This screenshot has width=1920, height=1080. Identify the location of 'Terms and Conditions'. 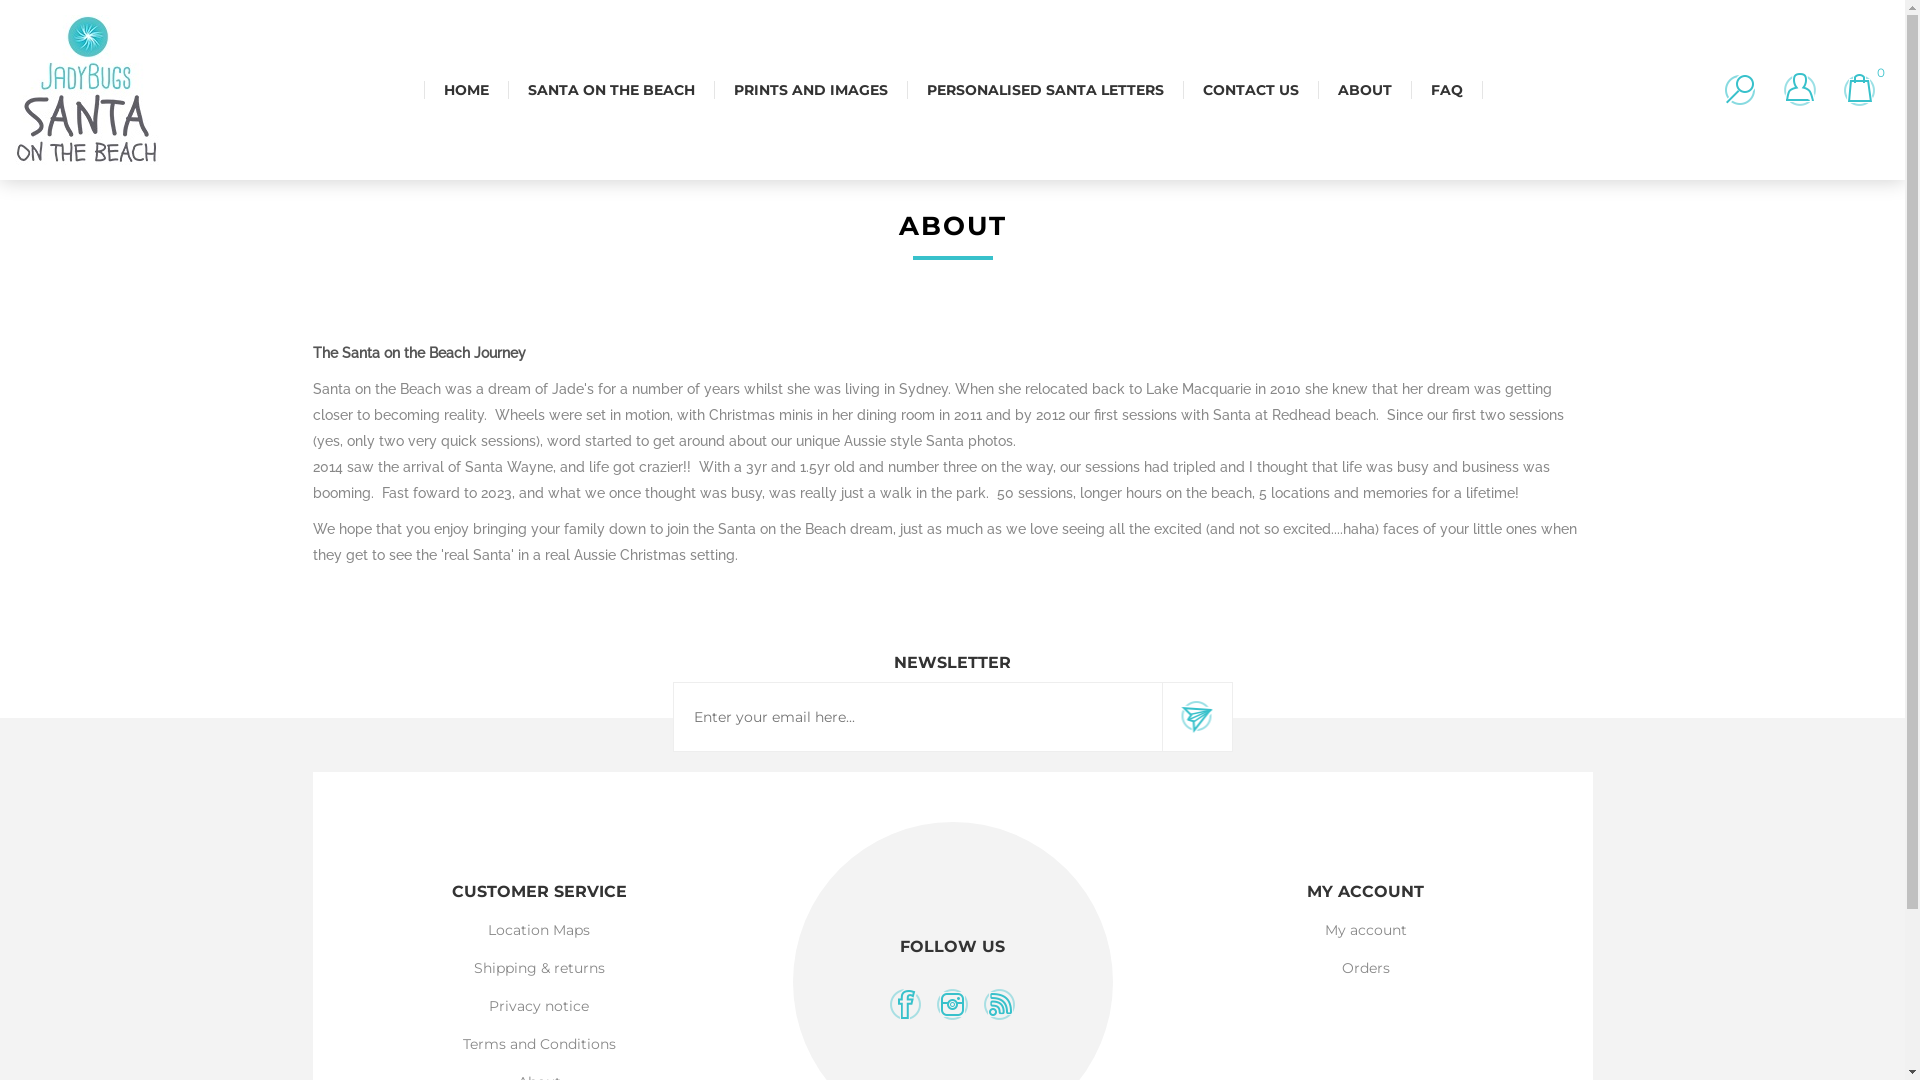
(539, 1043).